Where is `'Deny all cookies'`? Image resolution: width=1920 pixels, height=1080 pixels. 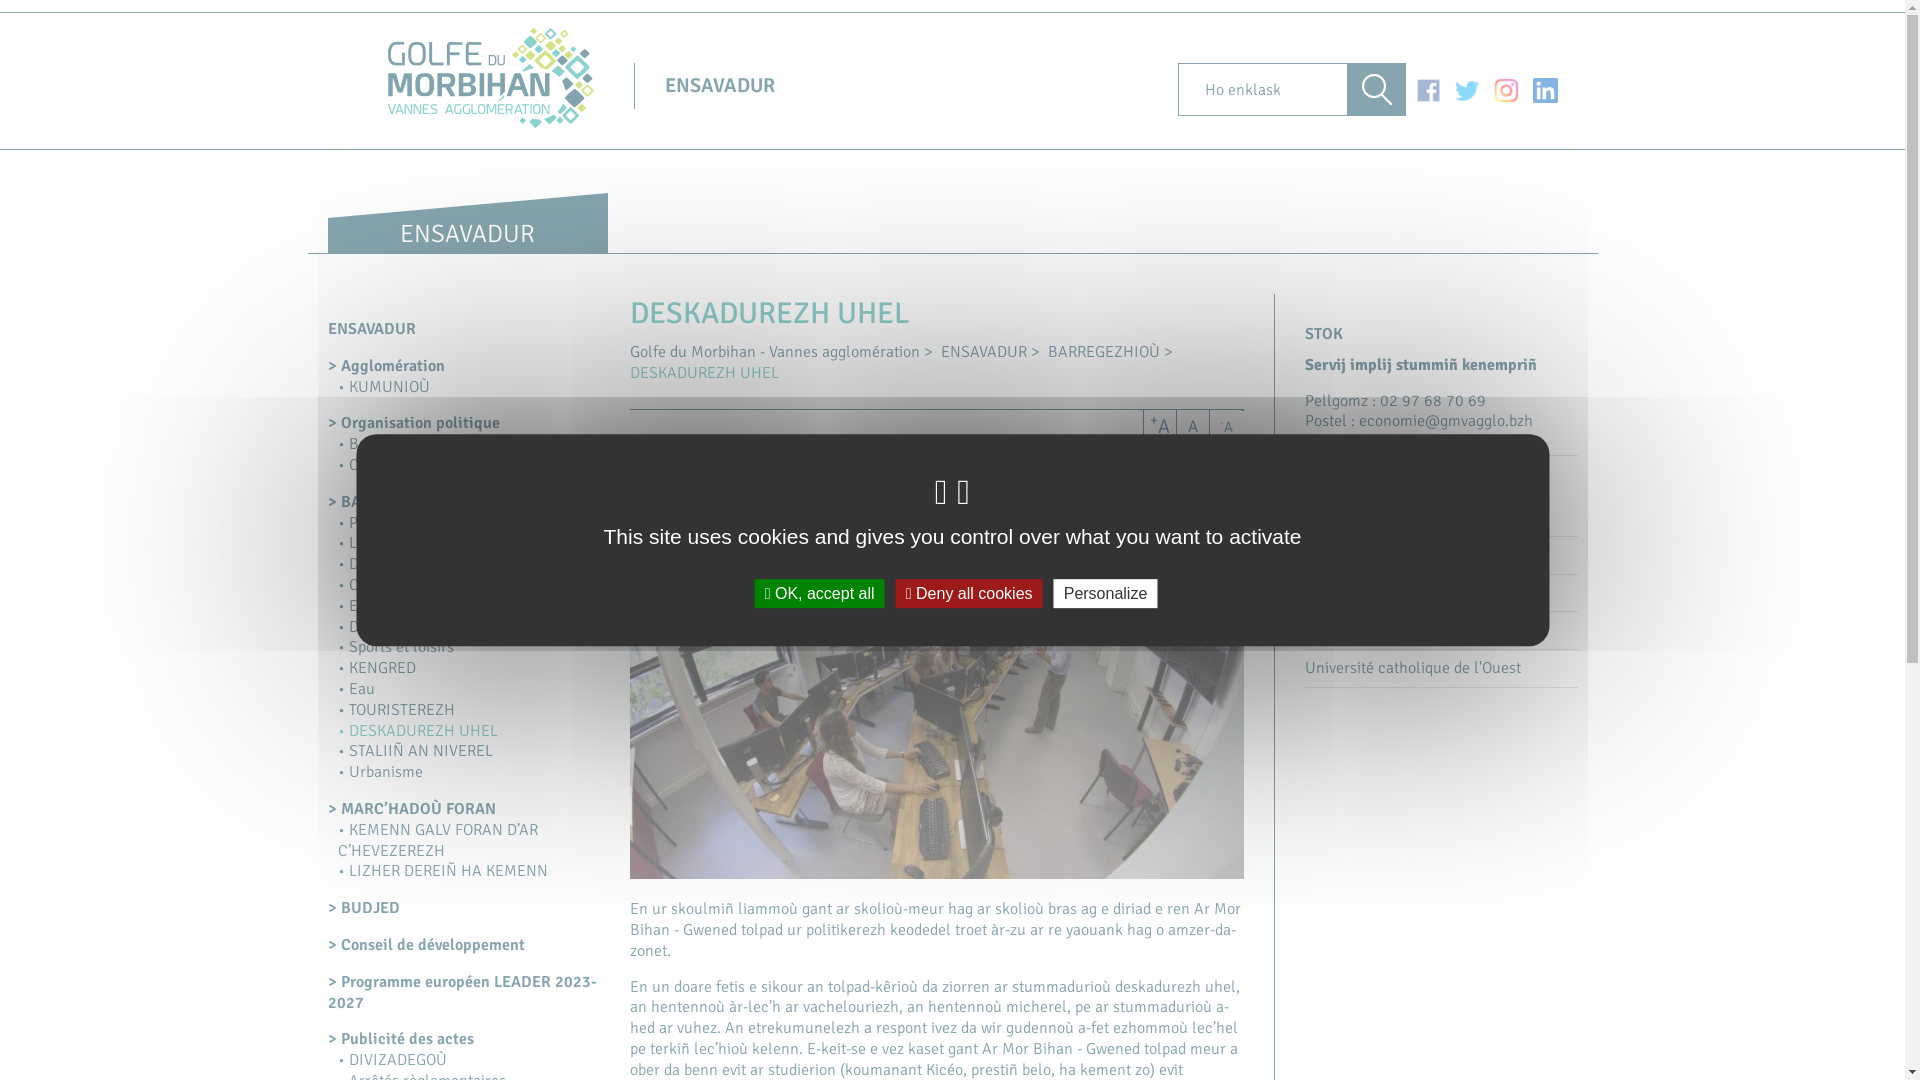 'Deny all cookies' is located at coordinates (969, 592).